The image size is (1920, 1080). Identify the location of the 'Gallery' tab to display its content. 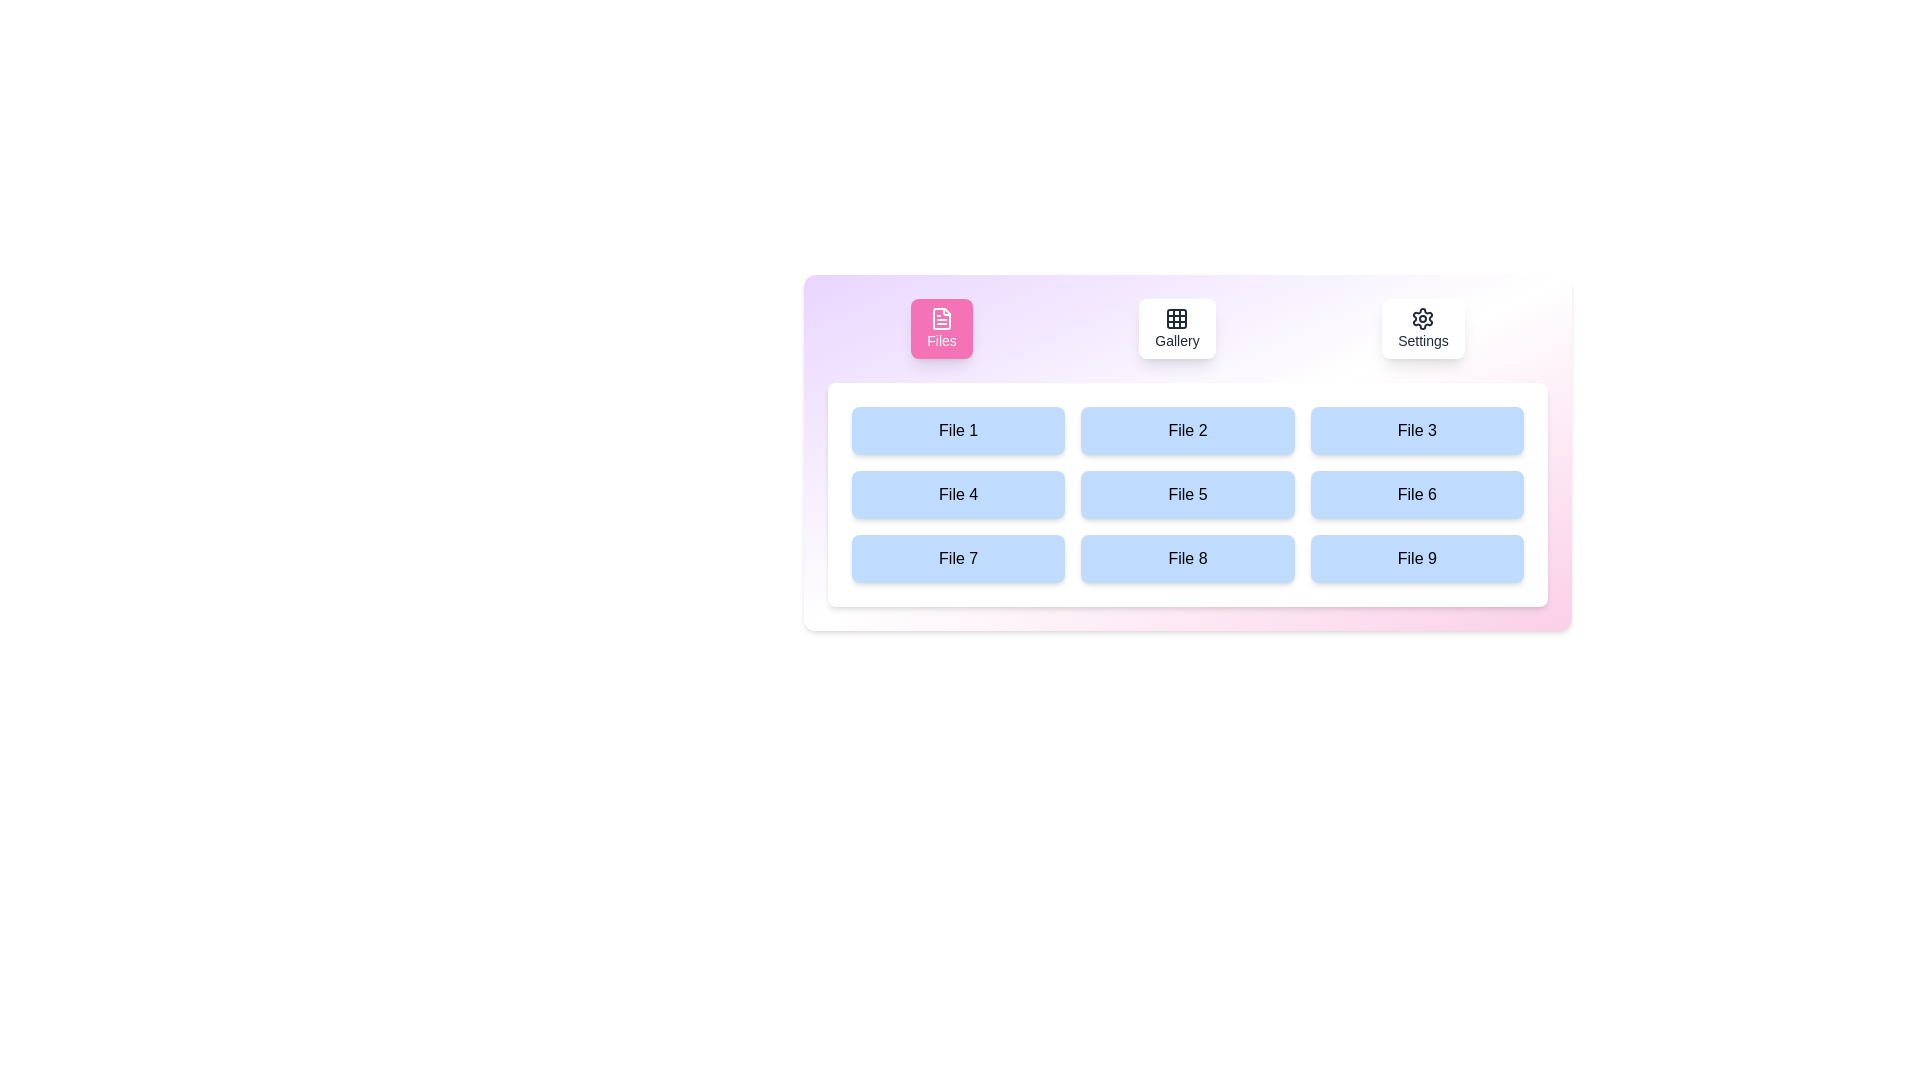
(1177, 327).